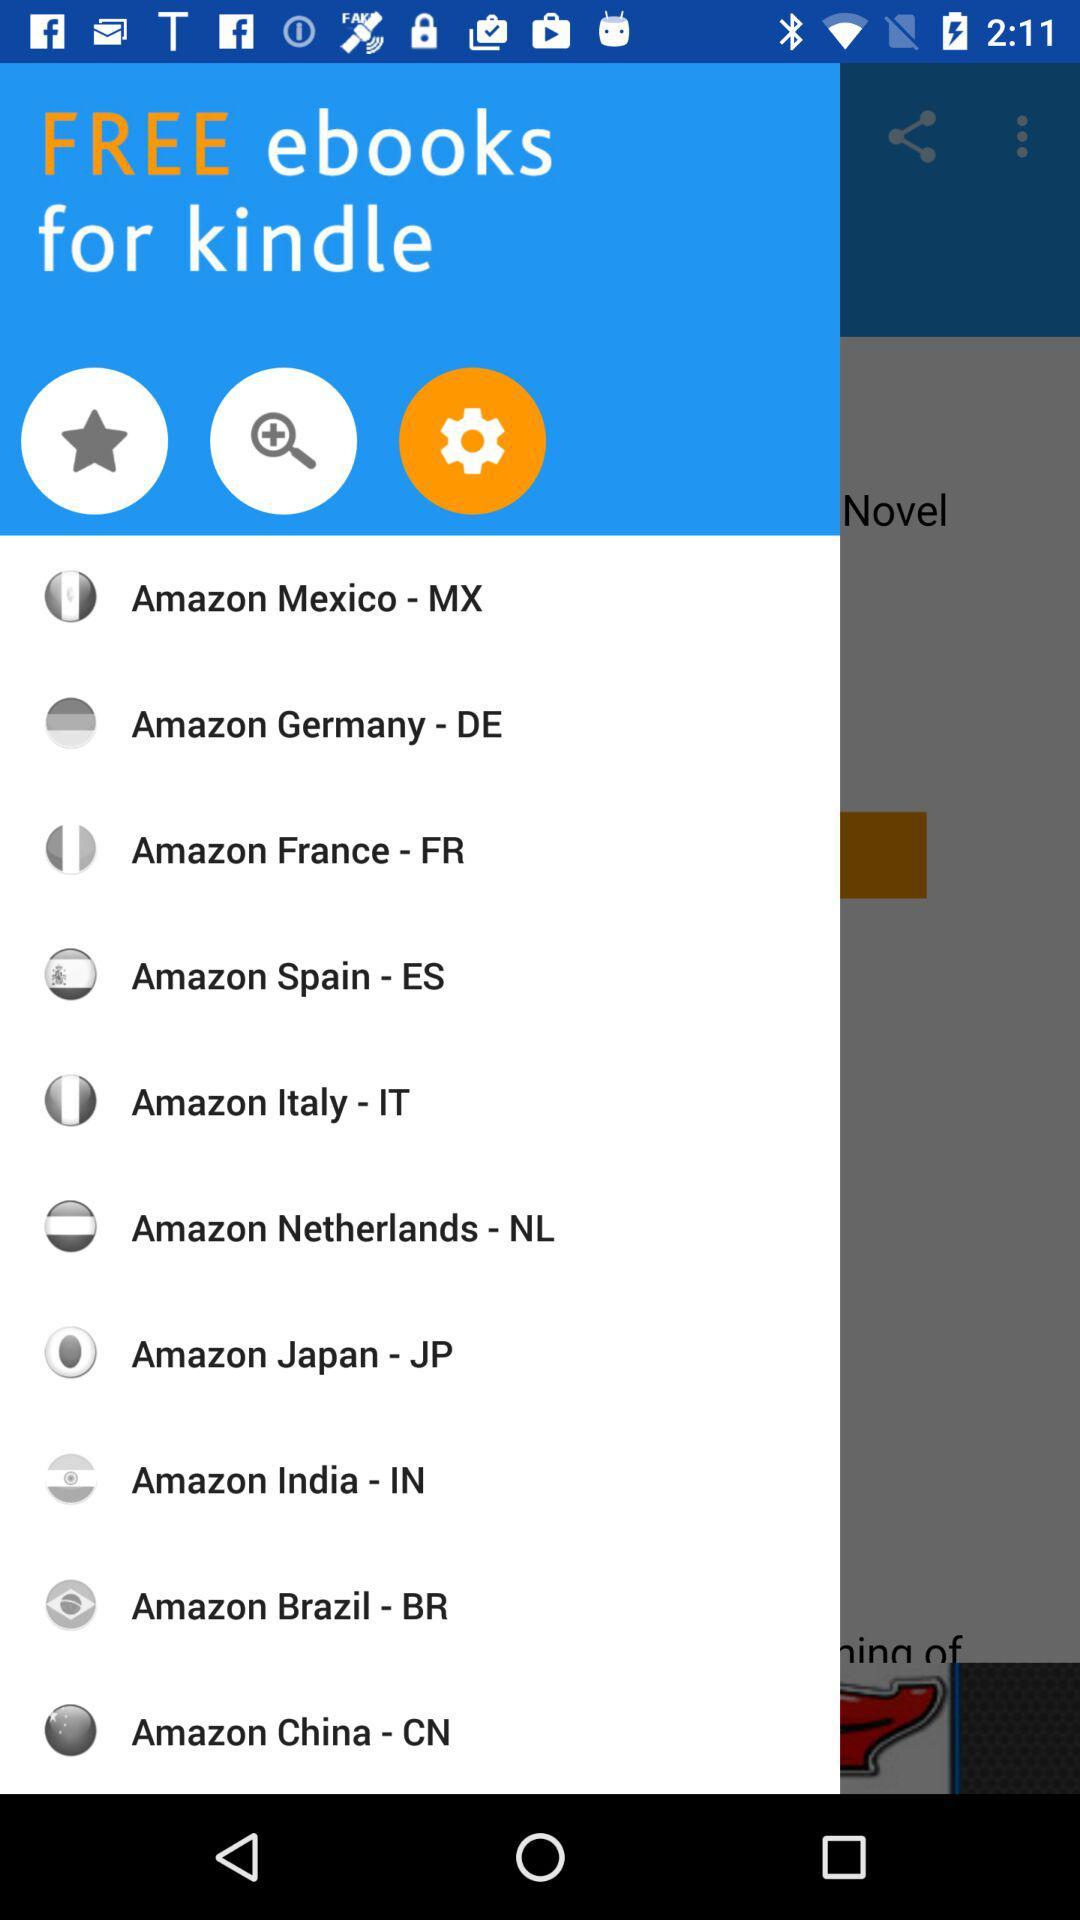 The height and width of the screenshot is (1920, 1080). I want to click on the font icon, so click(72, 135).